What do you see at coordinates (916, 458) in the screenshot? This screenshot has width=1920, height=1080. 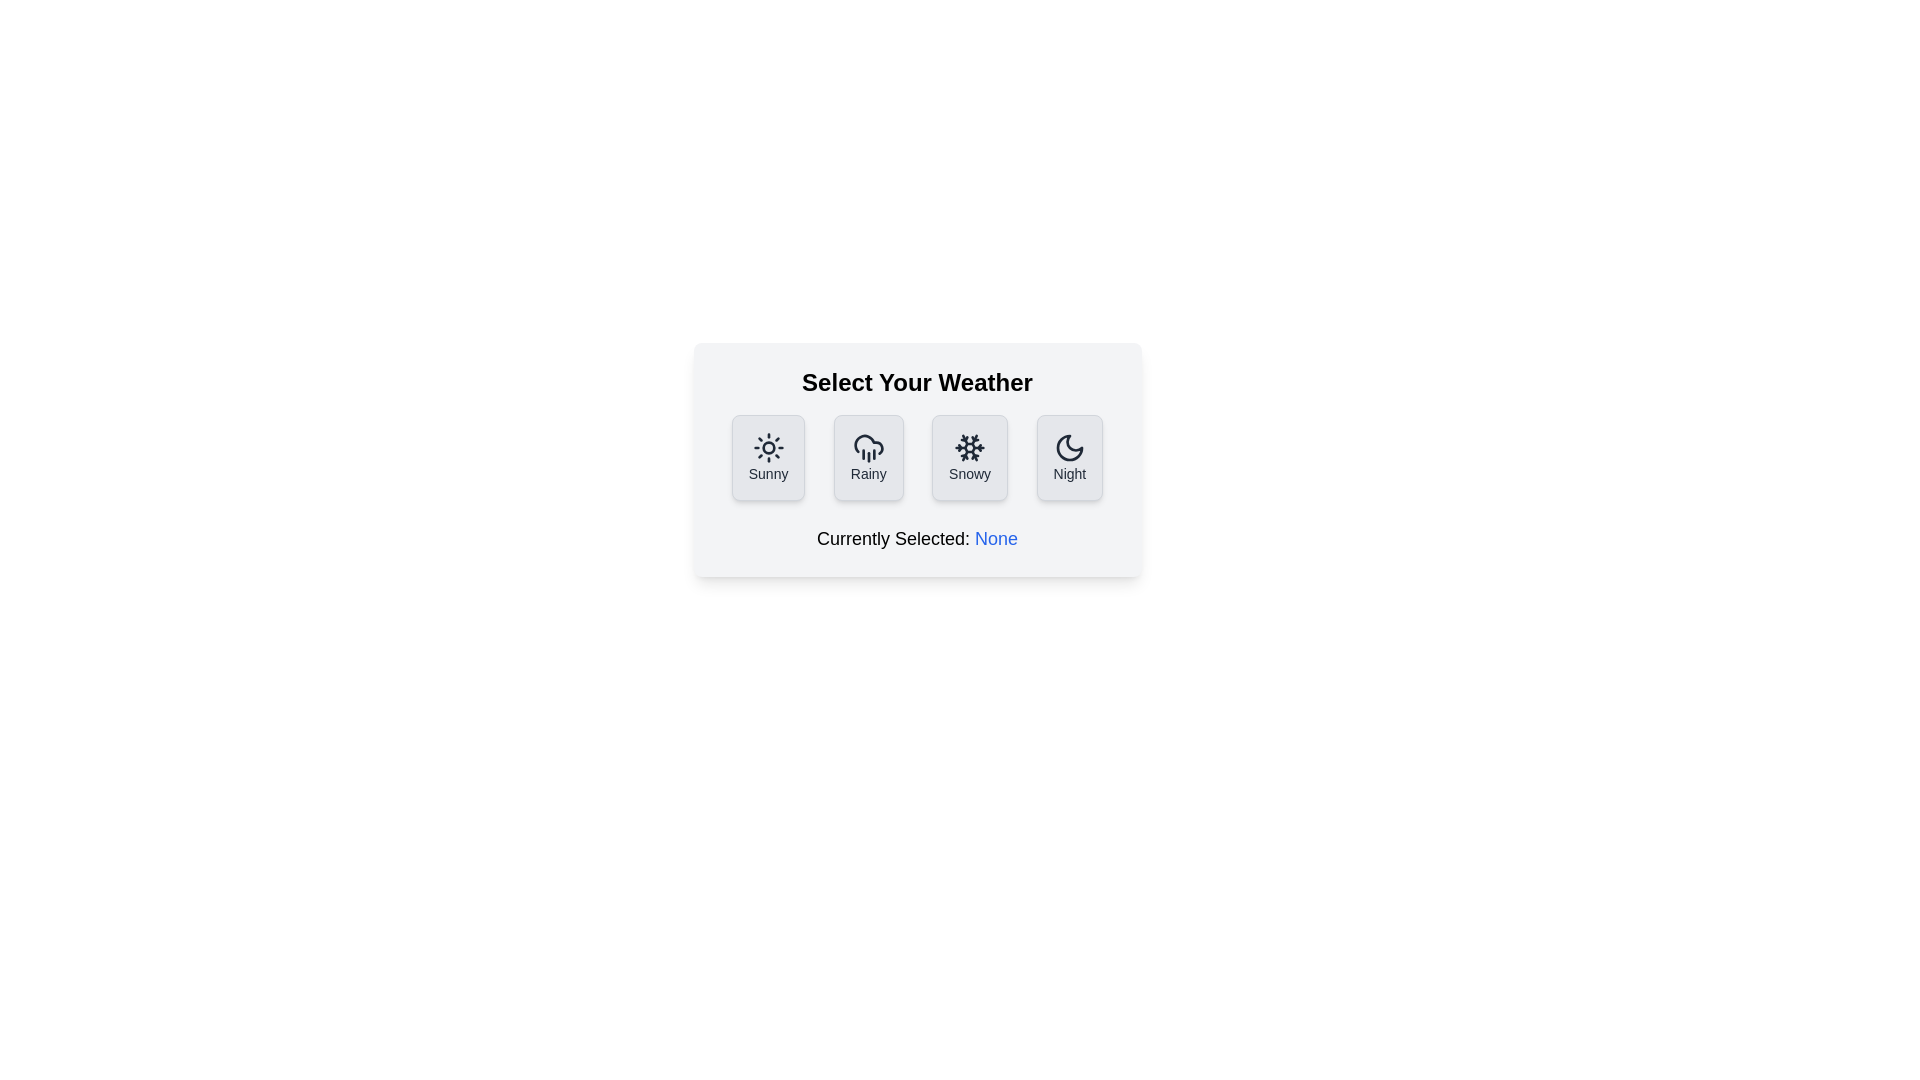 I see `any button in the 'Sunny', 'Rainy', 'Snowy', 'Night' button group` at bounding box center [916, 458].